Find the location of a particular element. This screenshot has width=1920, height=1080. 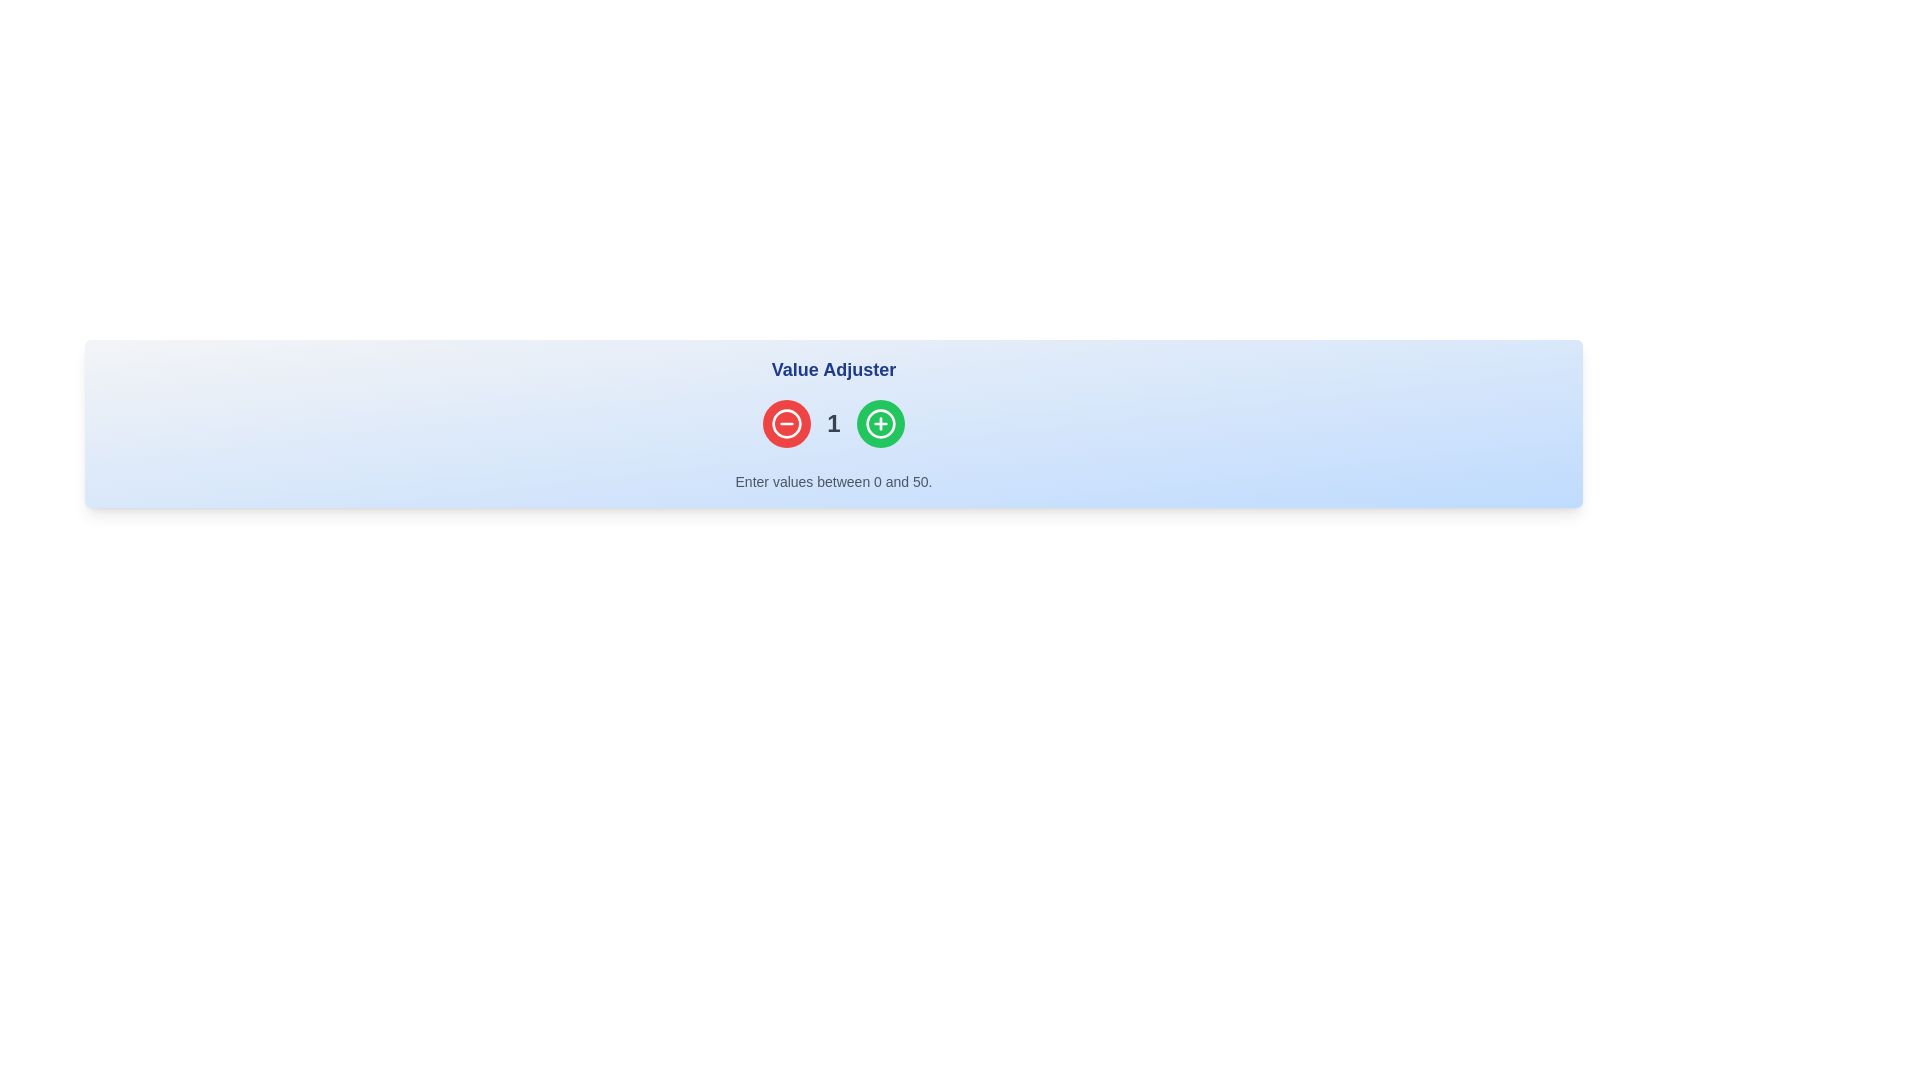

the text label that displays 'Enter values between 0 and 50.', located below the numeric adjustment widget in the 'Value Adjuster' section is located at coordinates (834, 482).